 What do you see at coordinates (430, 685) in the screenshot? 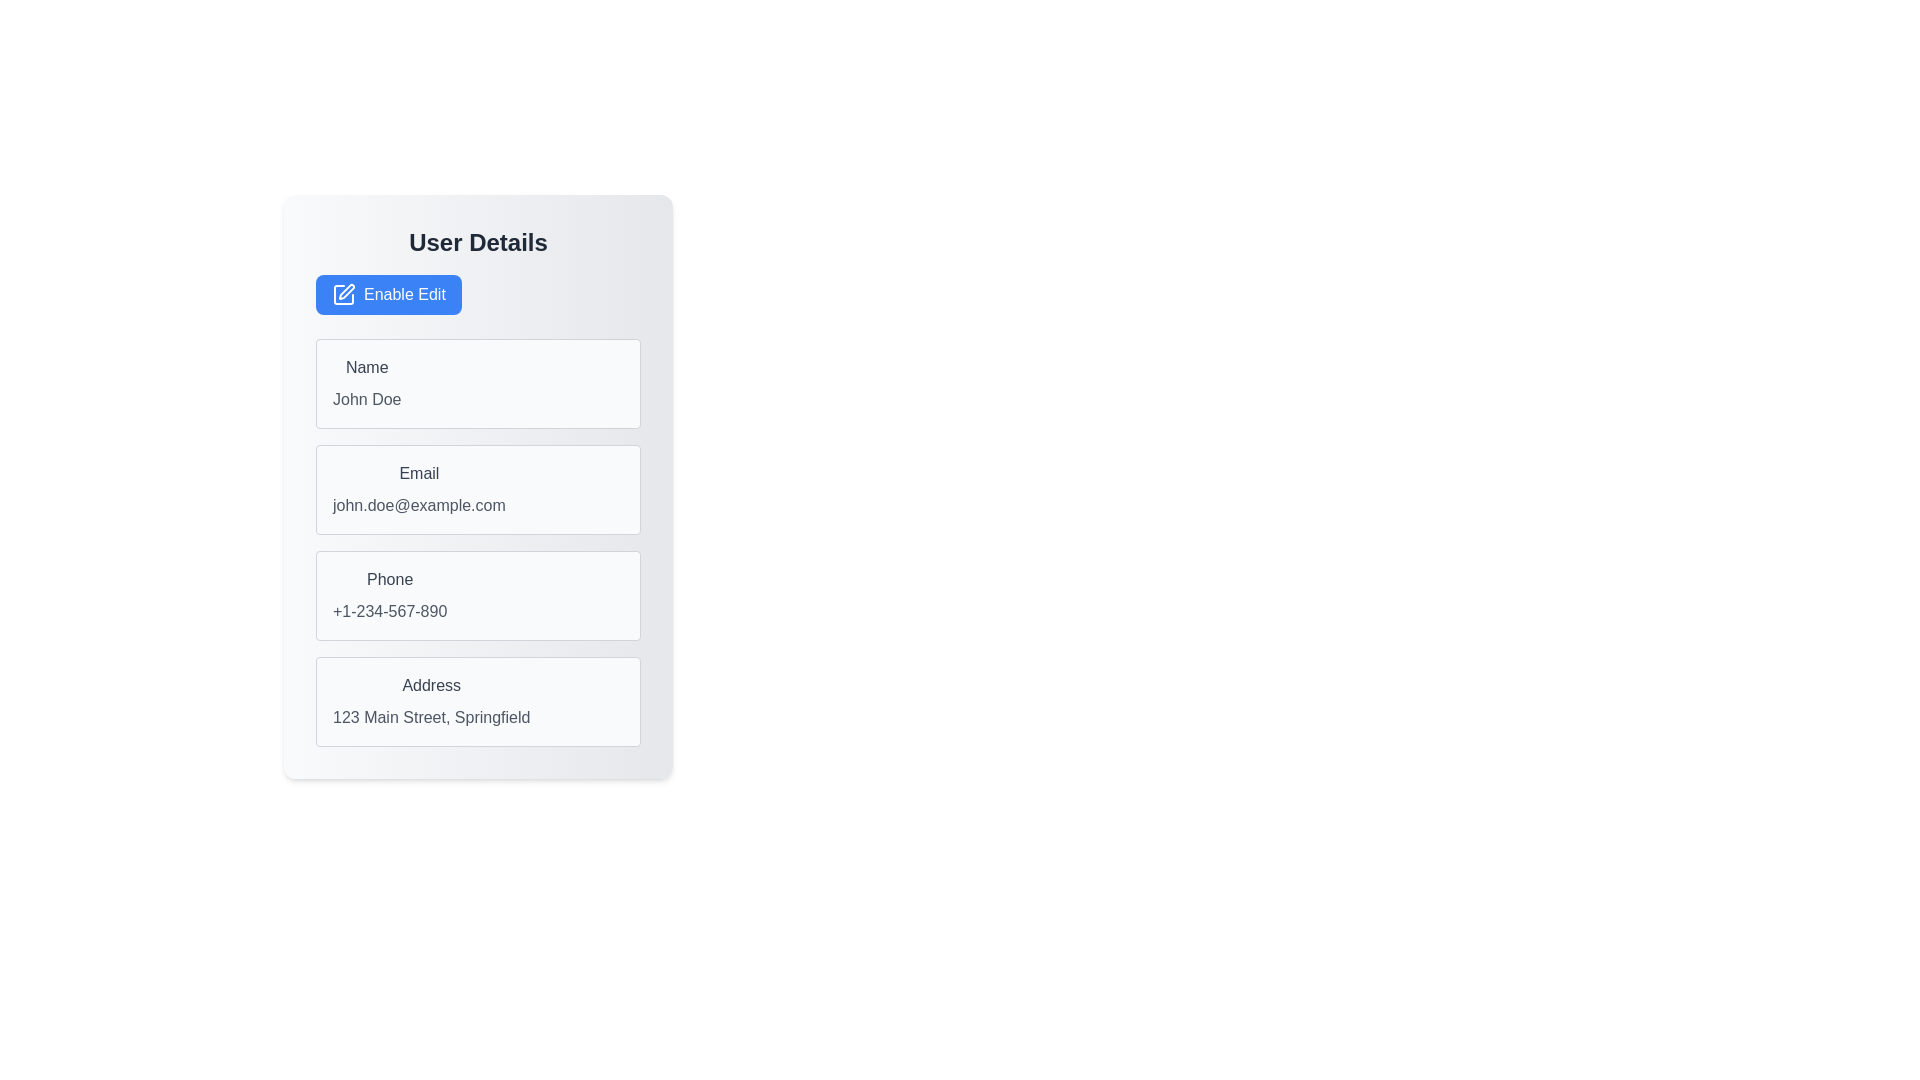
I see `the label indicating the address information, which is located below the 'Phone' information and above the address text '123 Main Street, Springfield.'` at bounding box center [430, 685].